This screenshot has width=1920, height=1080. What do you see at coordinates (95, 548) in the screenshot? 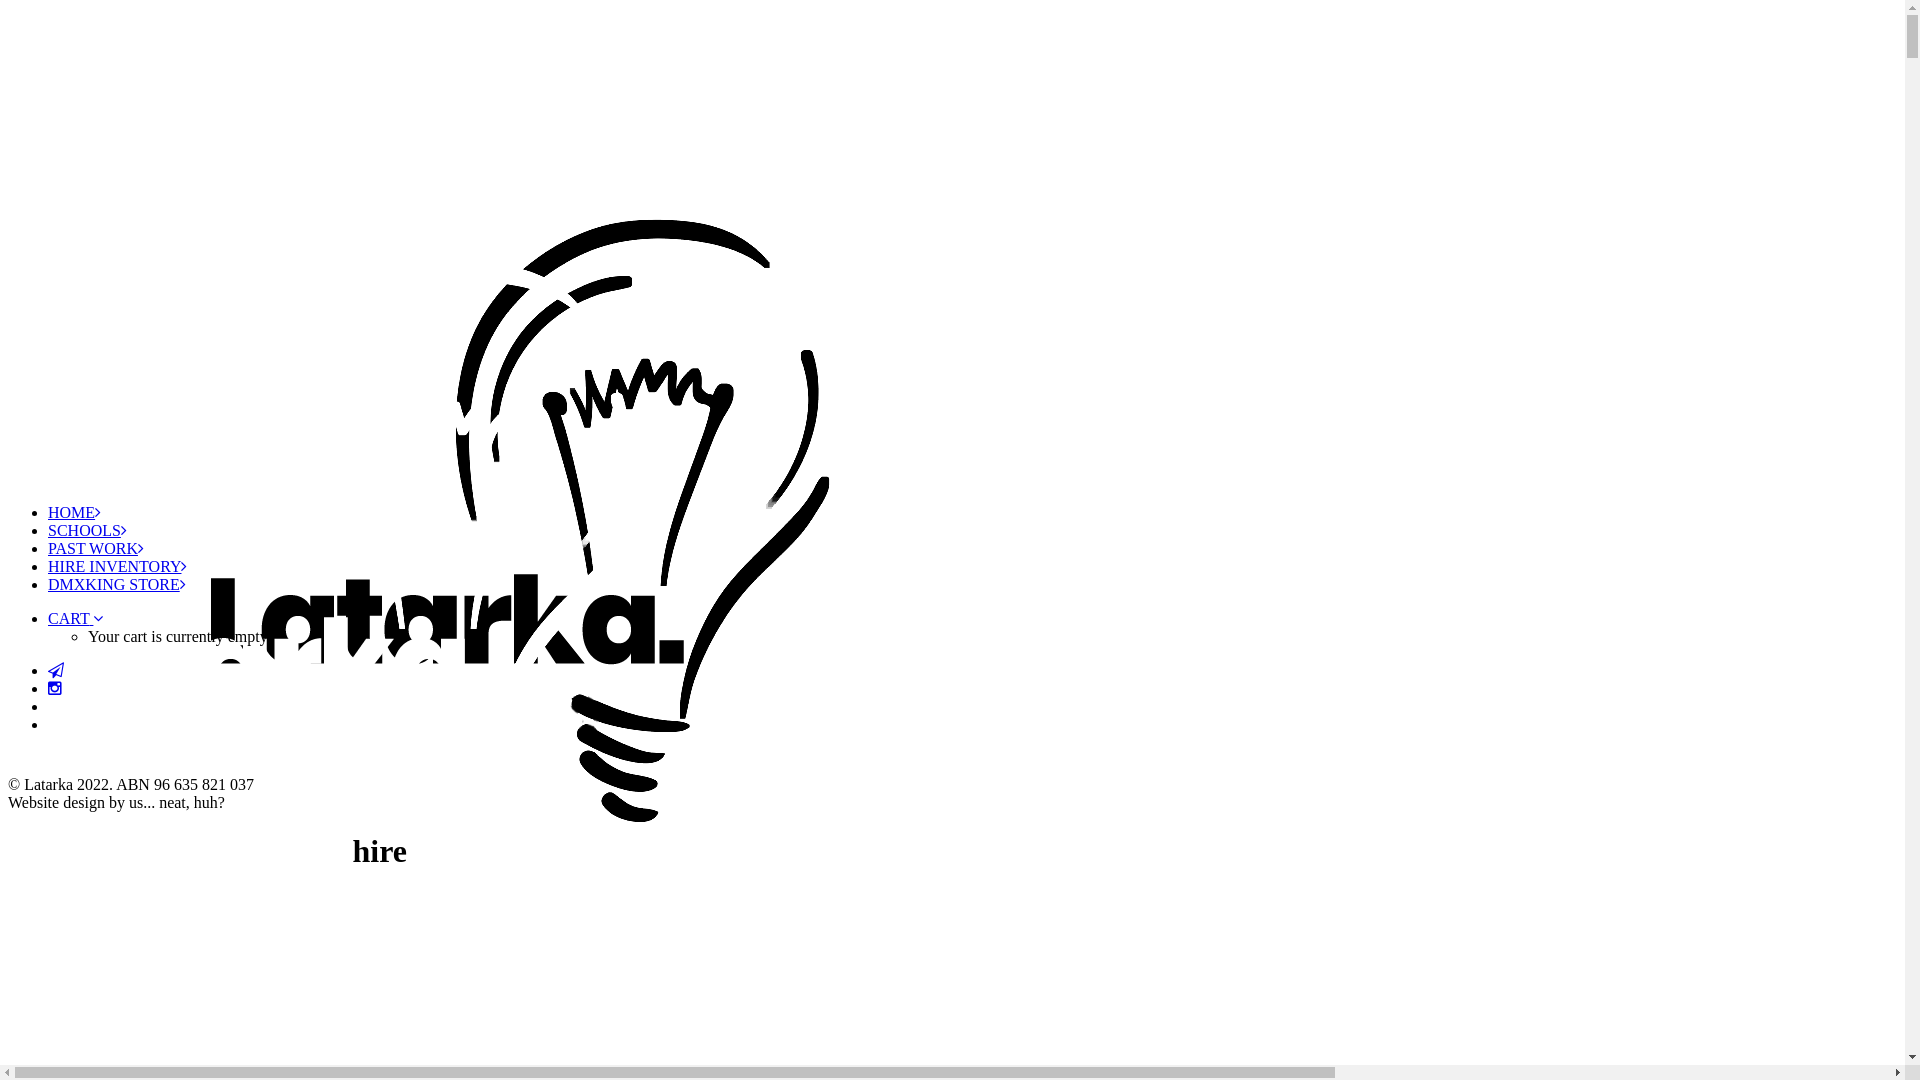
I see `'PAST WORK'` at bounding box center [95, 548].